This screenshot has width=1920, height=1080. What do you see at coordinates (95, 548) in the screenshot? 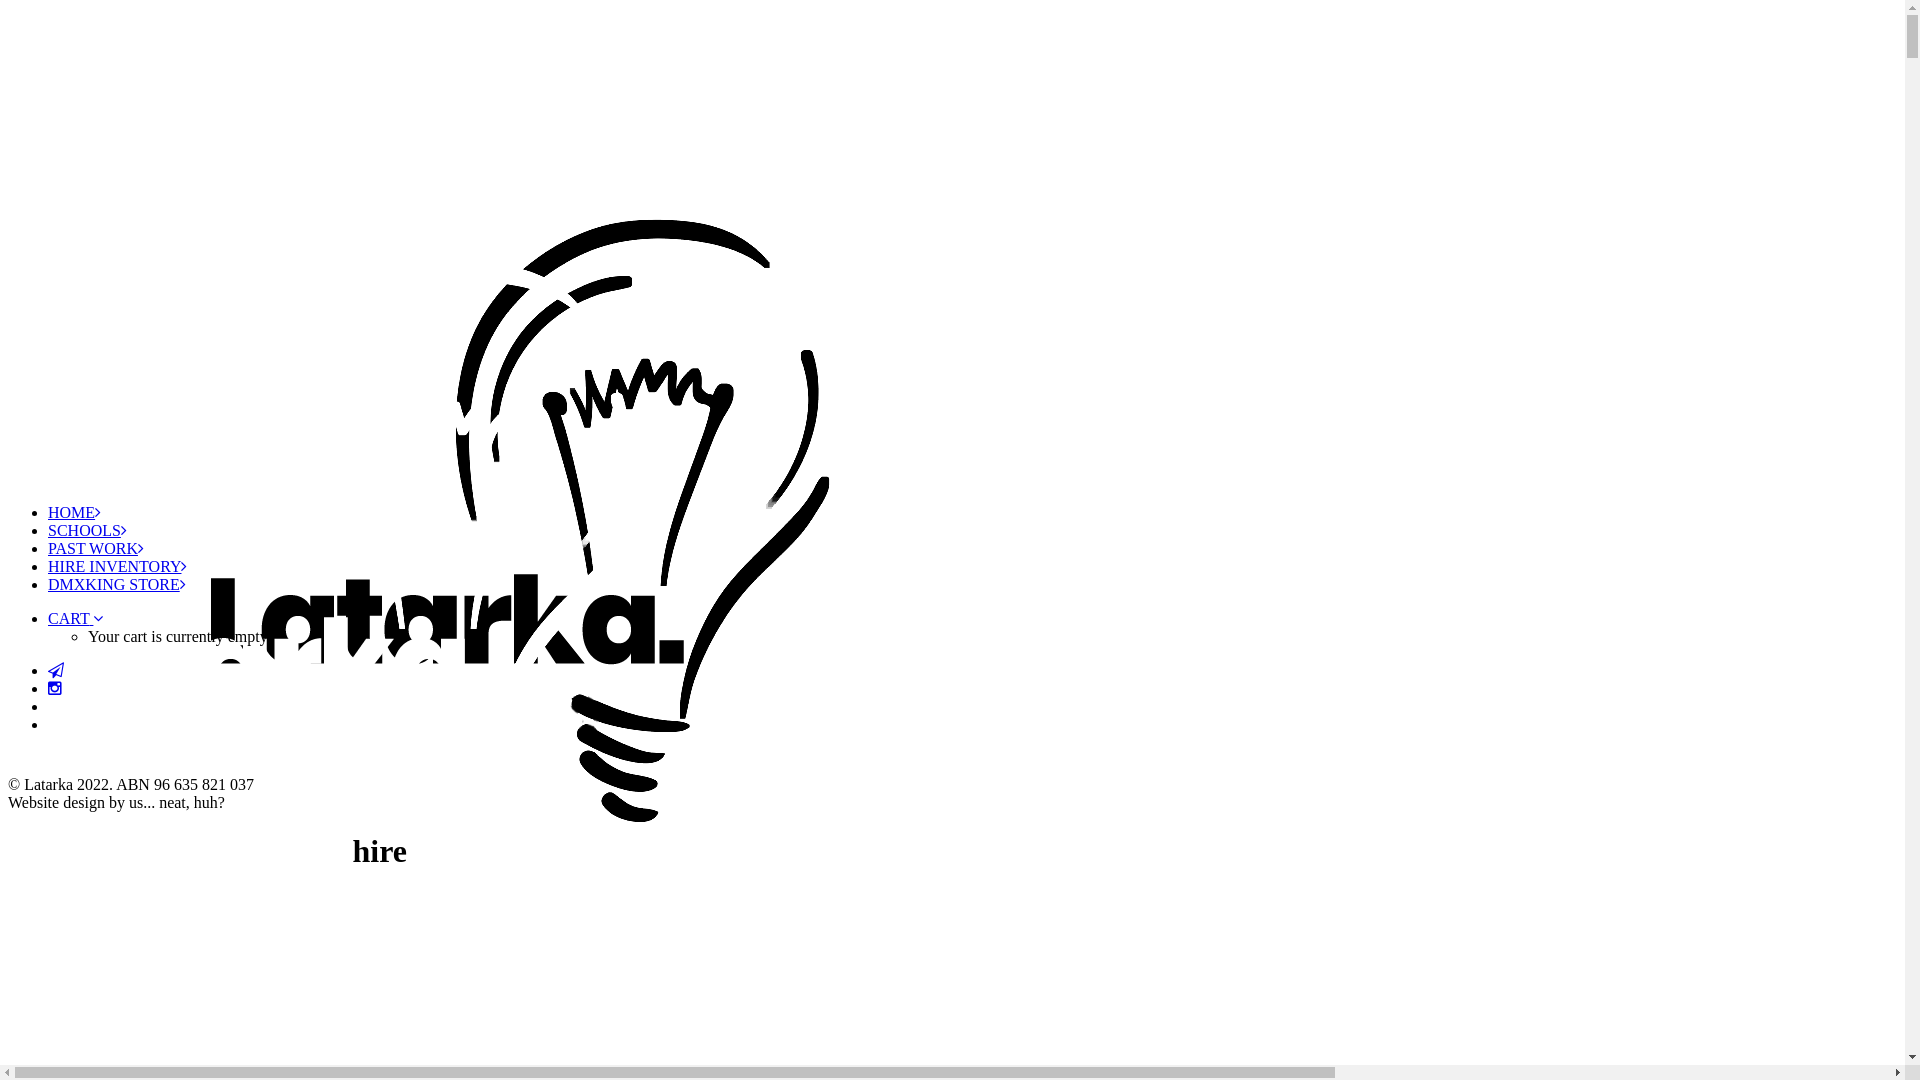
I see `'PAST WORK'` at bounding box center [95, 548].